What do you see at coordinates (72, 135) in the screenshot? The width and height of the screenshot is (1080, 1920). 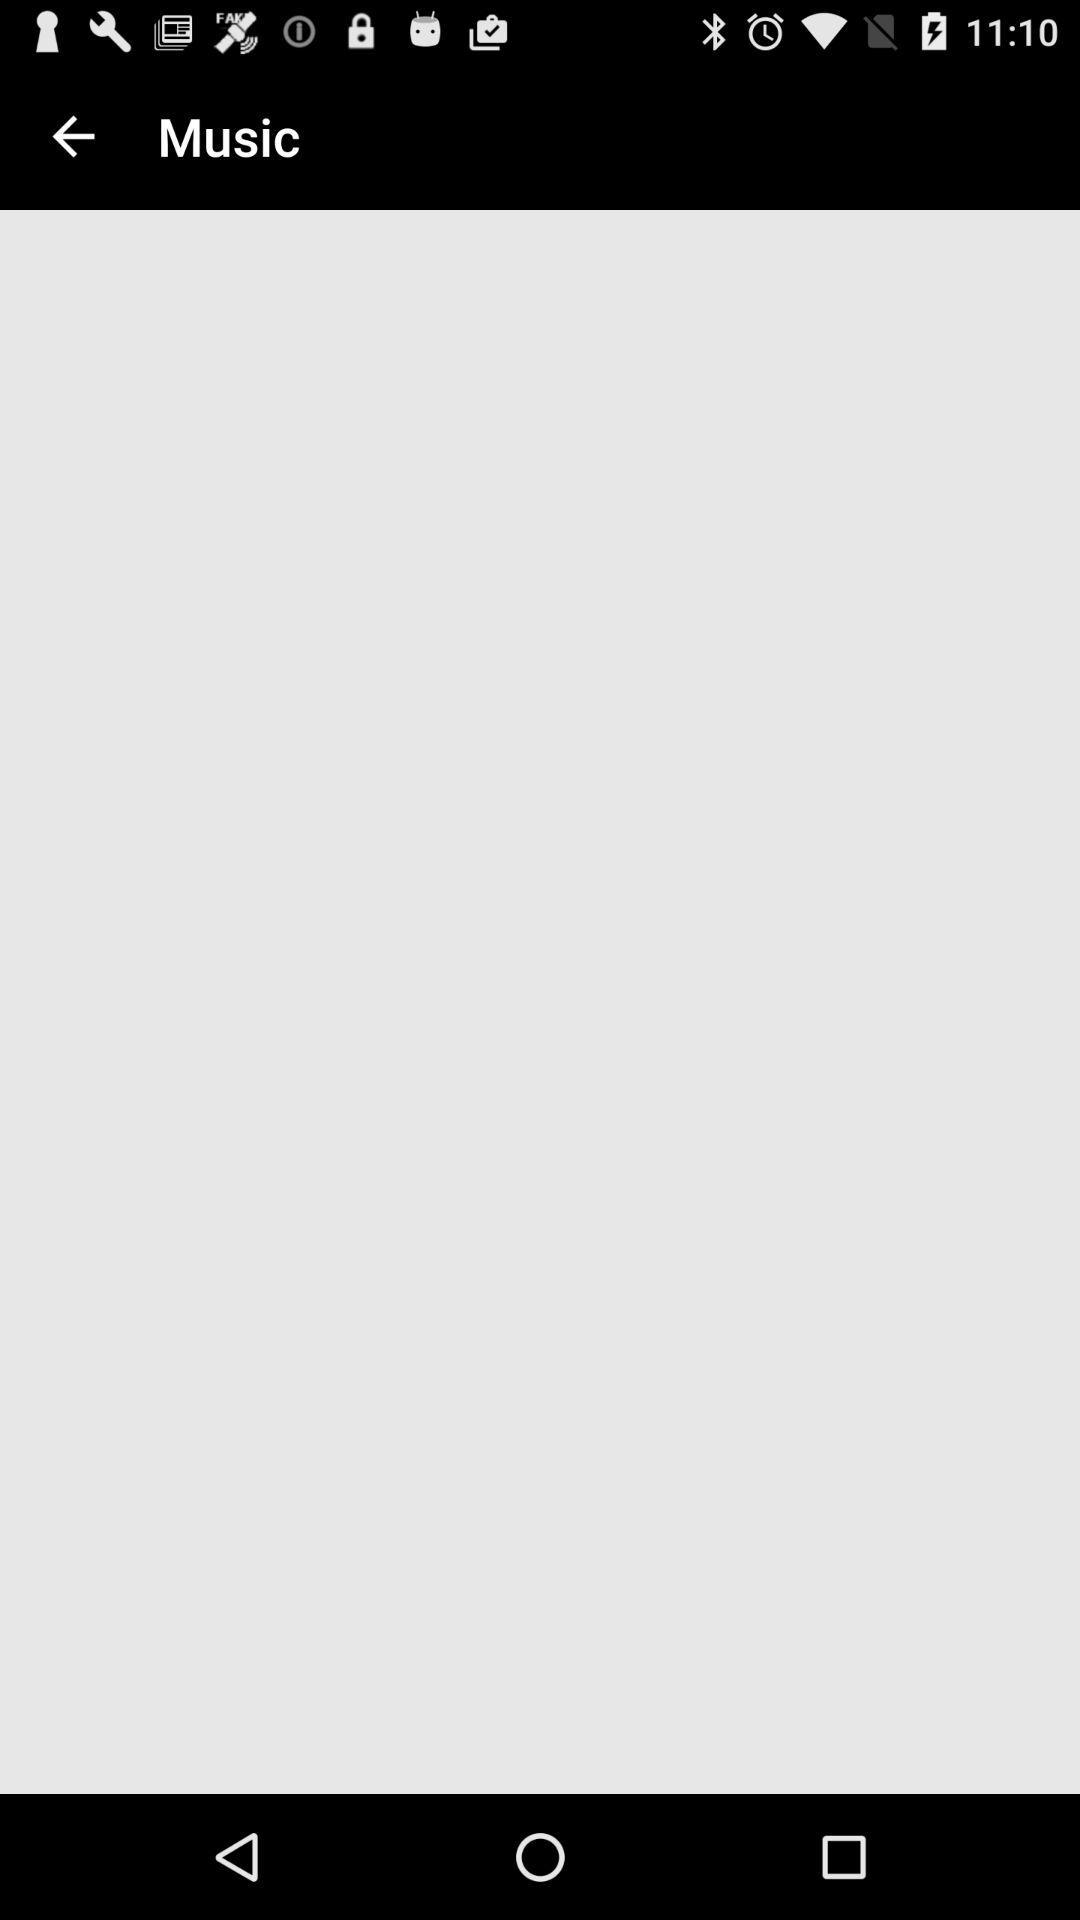 I see `app to the left of the music` at bounding box center [72, 135].